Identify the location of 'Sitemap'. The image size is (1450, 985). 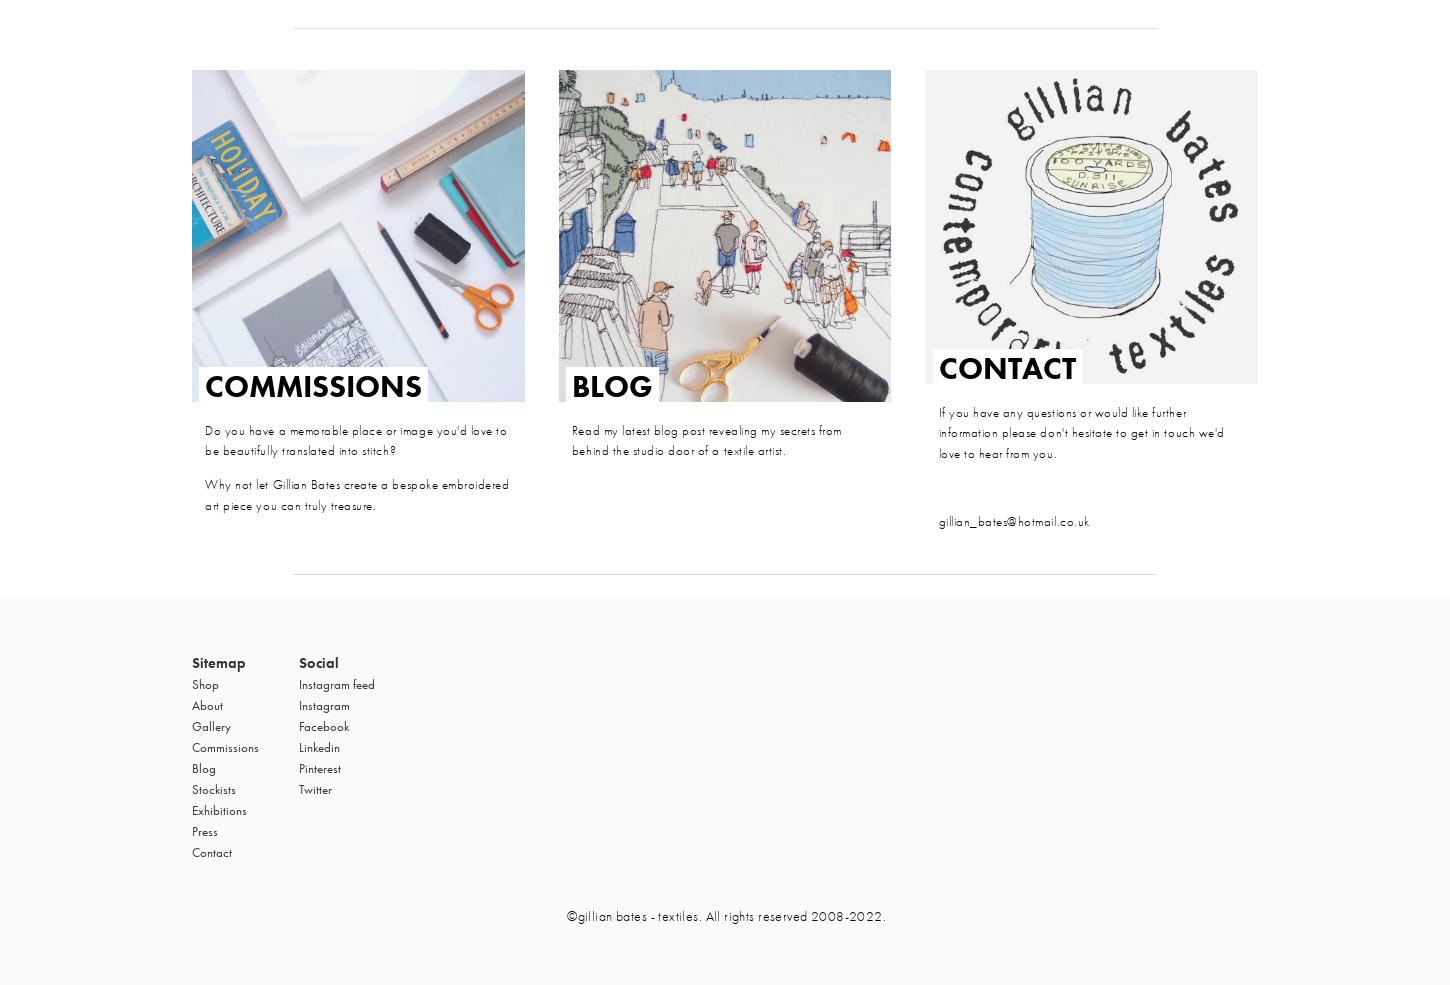
(217, 661).